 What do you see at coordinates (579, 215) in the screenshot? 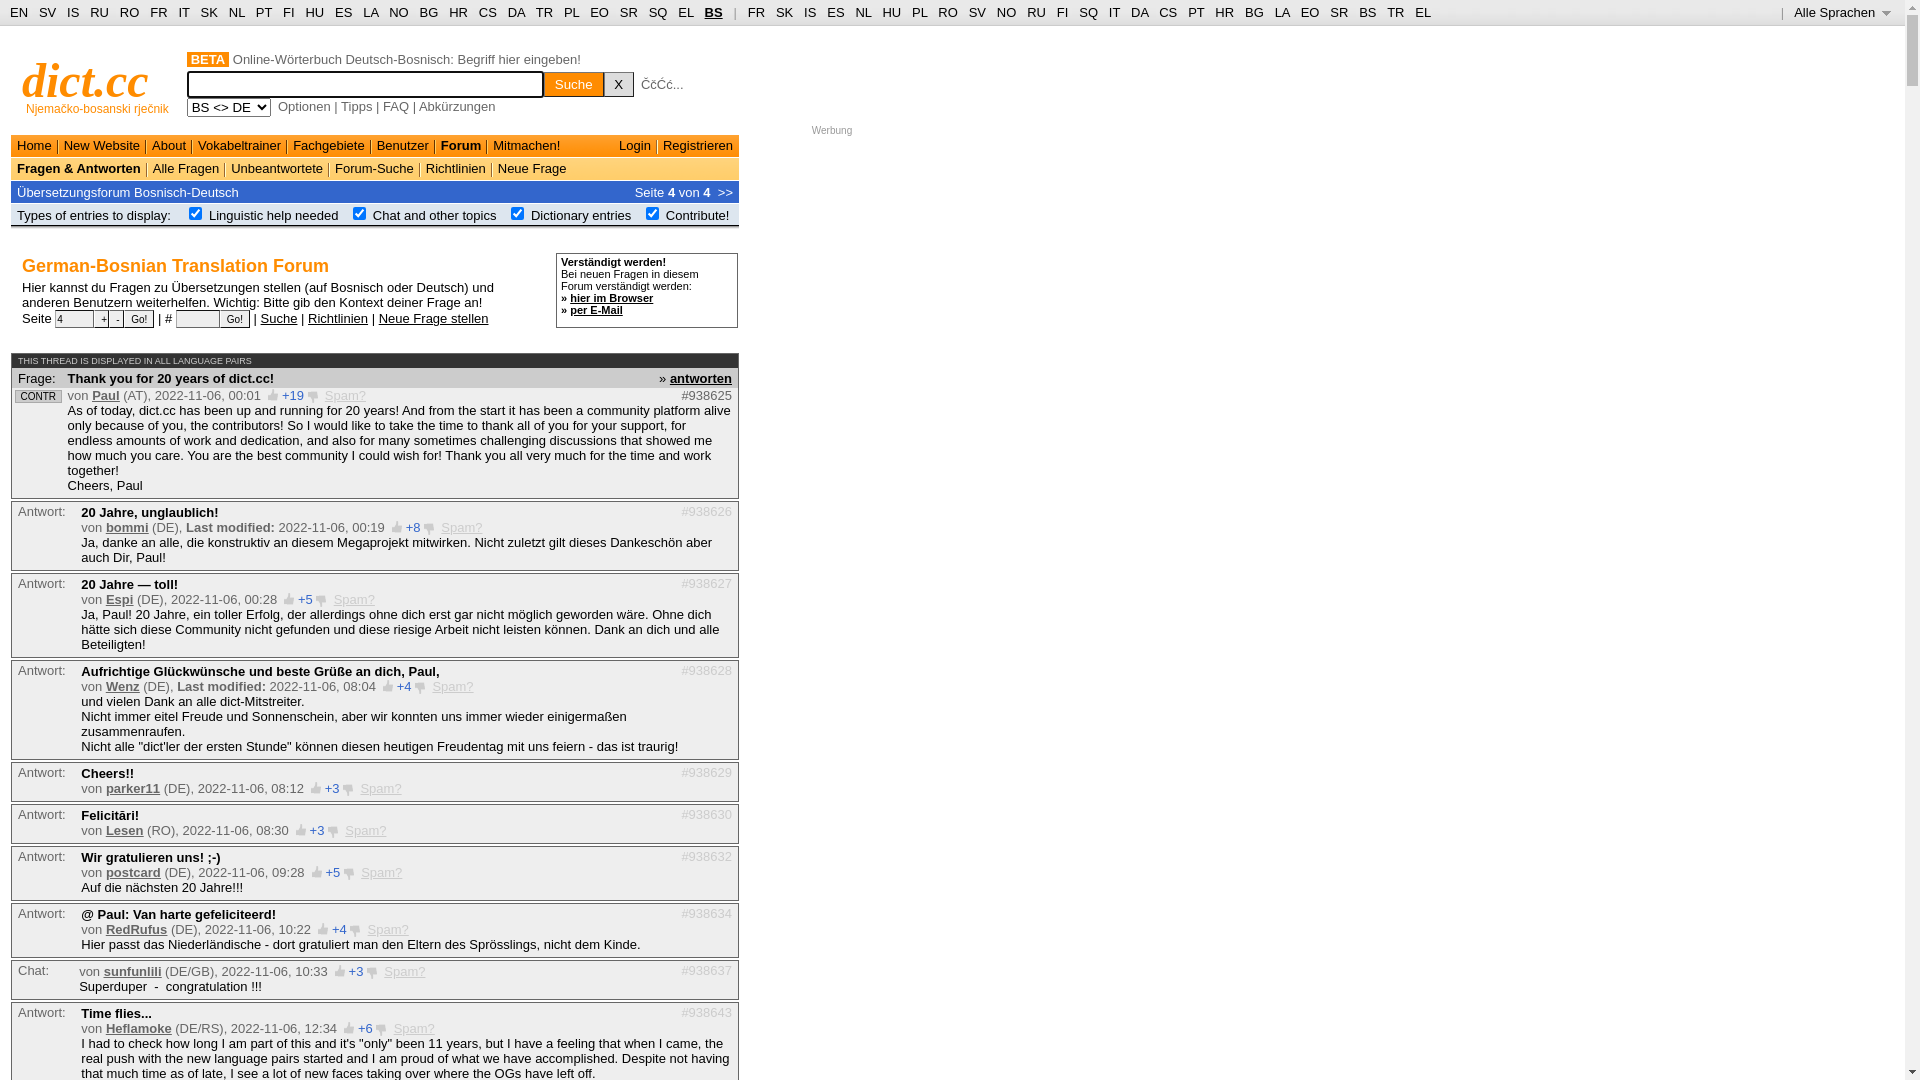
I see `'Dictionary entries'` at bounding box center [579, 215].